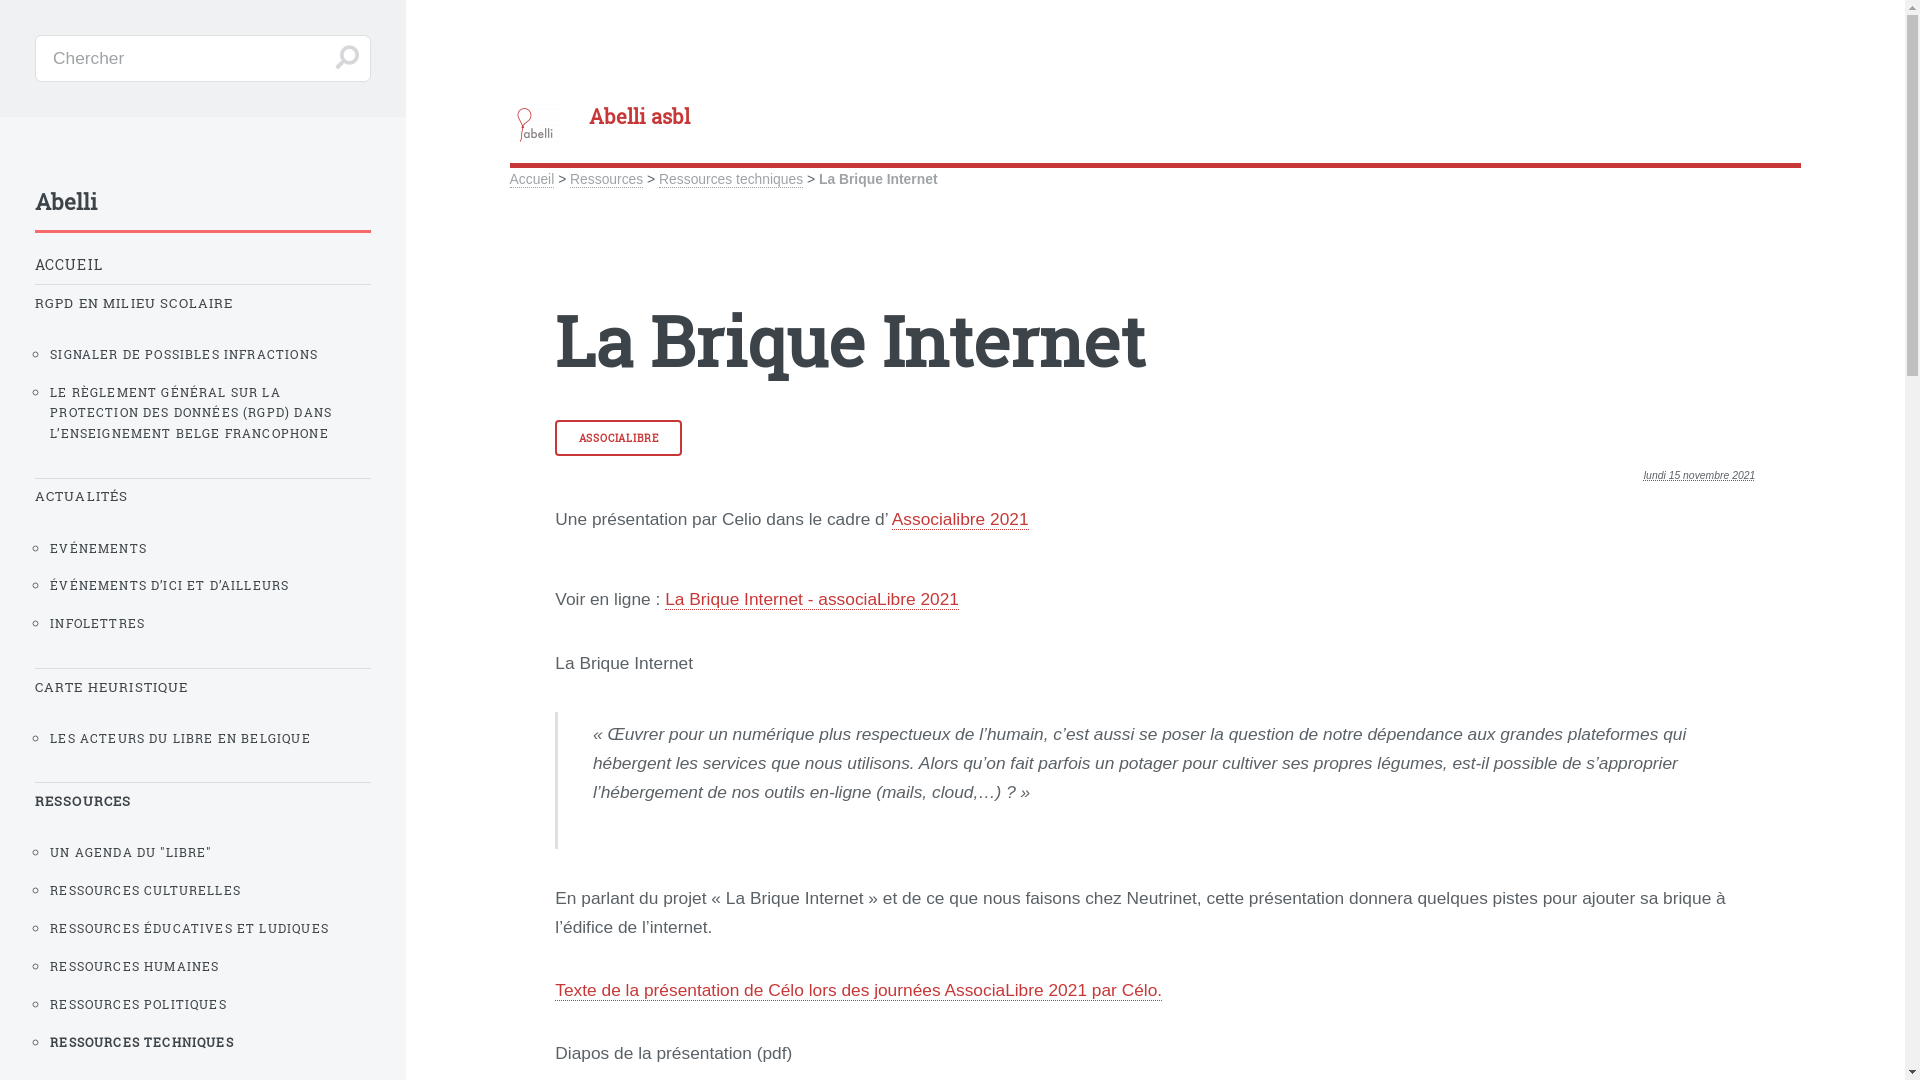 The height and width of the screenshot is (1080, 1920). Describe the element at coordinates (210, 622) in the screenshot. I see `'INFOLETTRES'` at that location.